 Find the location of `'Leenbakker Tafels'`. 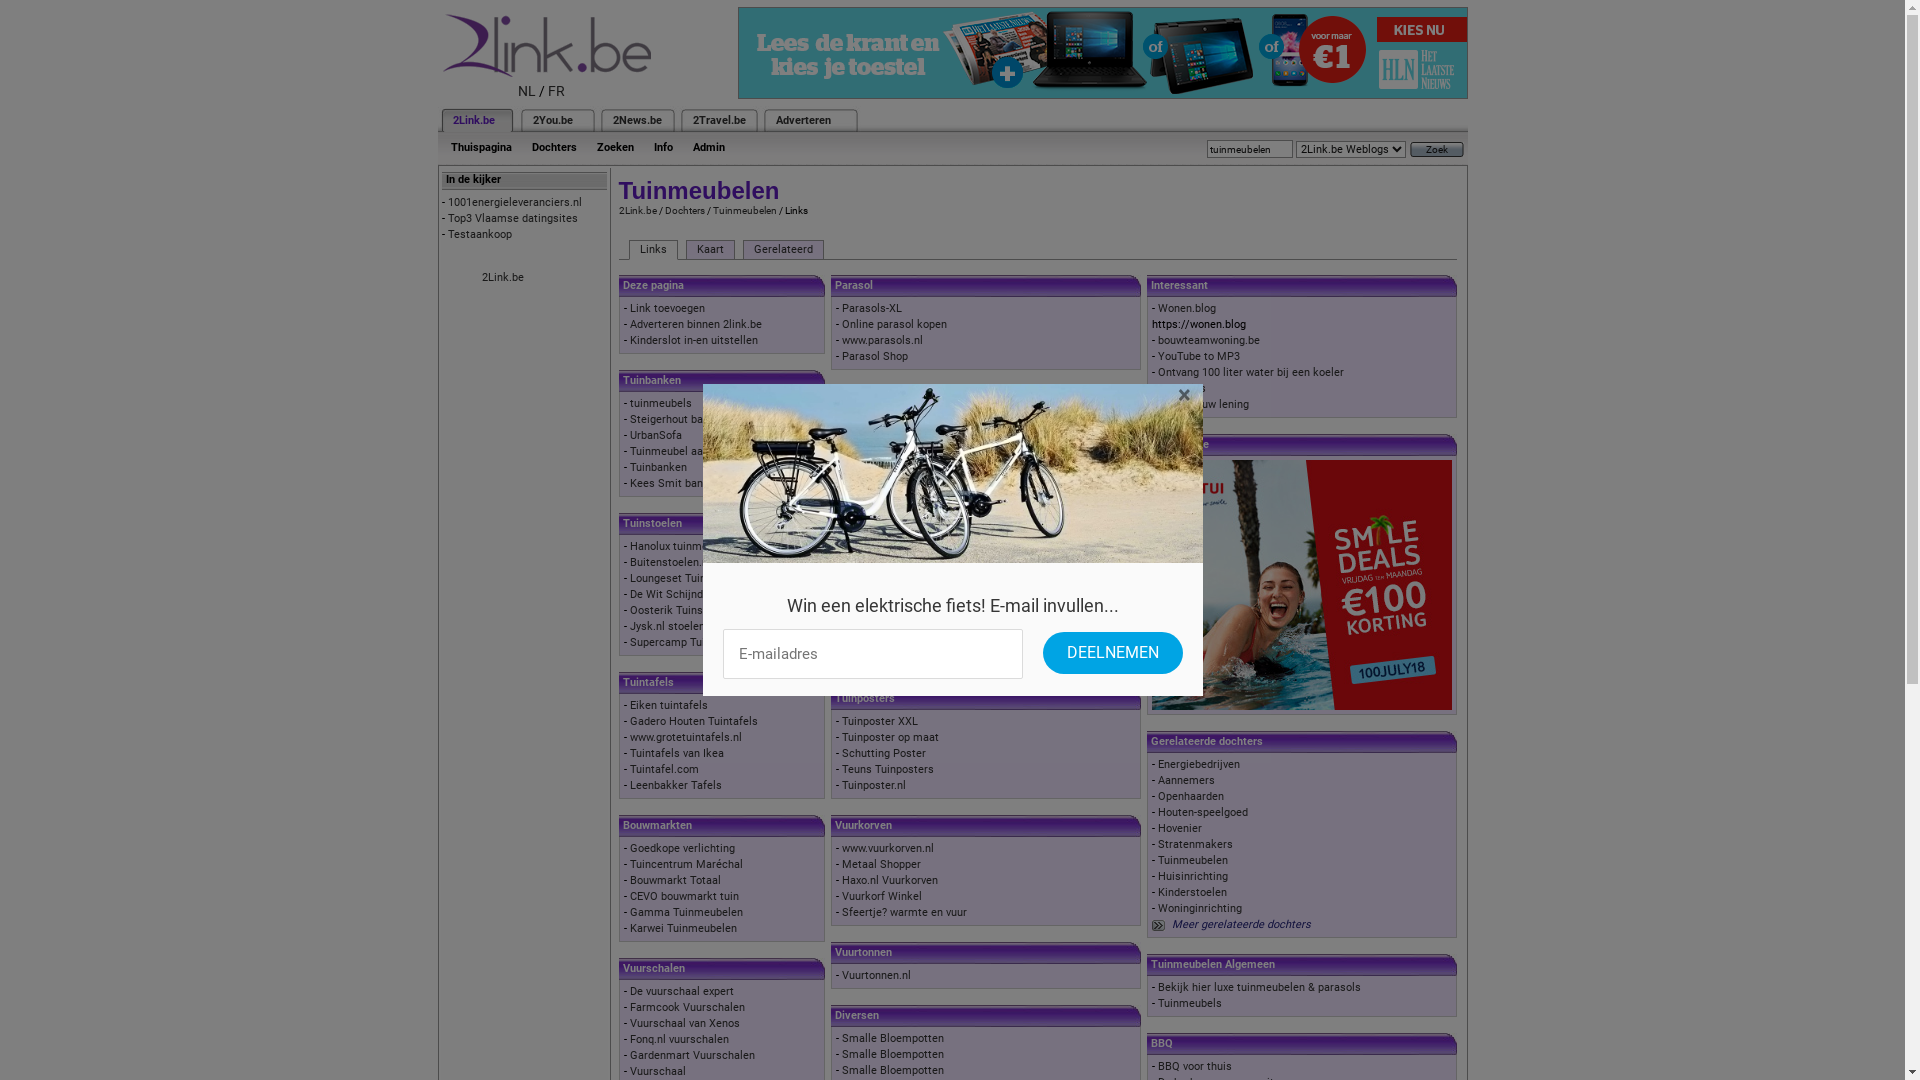

'Leenbakker Tafels' is located at coordinates (676, 784).